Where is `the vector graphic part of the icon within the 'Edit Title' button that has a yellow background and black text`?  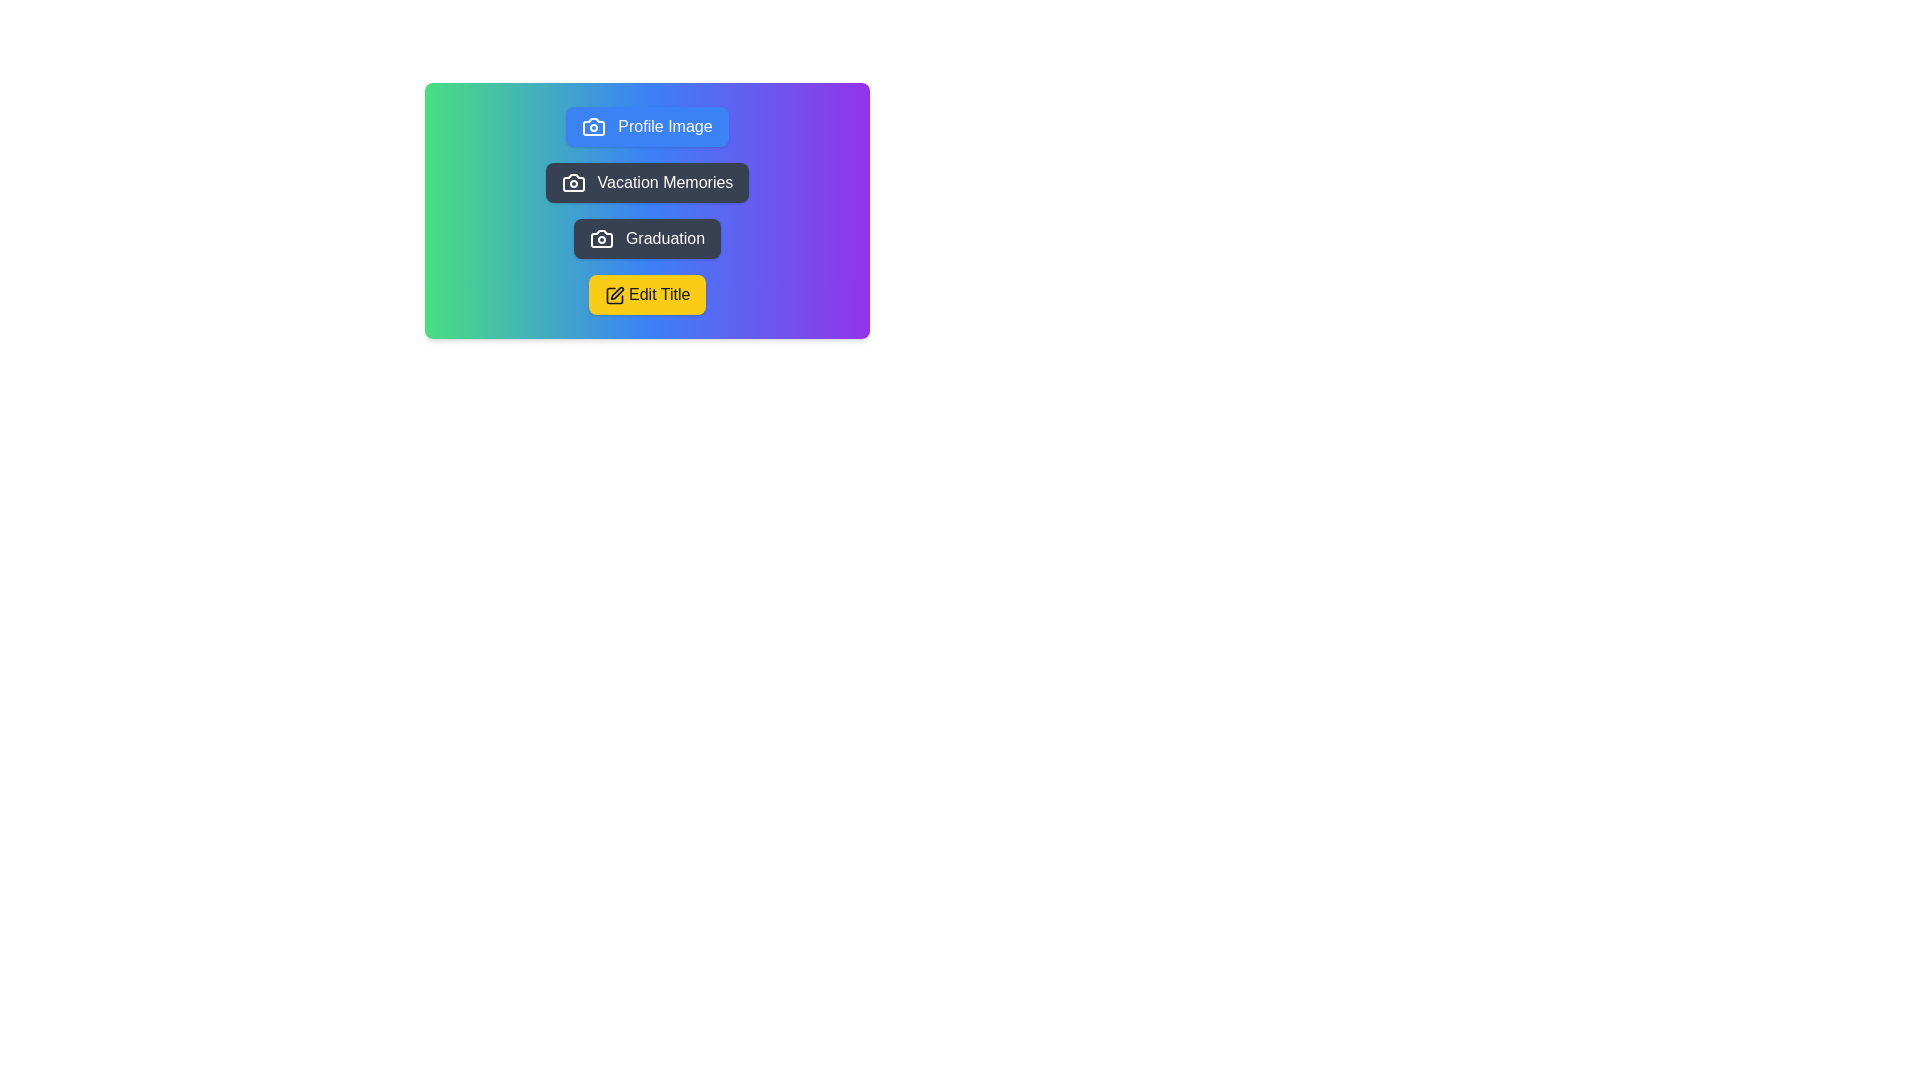 the vector graphic part of the icon within the 'Edit Title' button that has a yellow background and black text is located at coordinates (616, 293).